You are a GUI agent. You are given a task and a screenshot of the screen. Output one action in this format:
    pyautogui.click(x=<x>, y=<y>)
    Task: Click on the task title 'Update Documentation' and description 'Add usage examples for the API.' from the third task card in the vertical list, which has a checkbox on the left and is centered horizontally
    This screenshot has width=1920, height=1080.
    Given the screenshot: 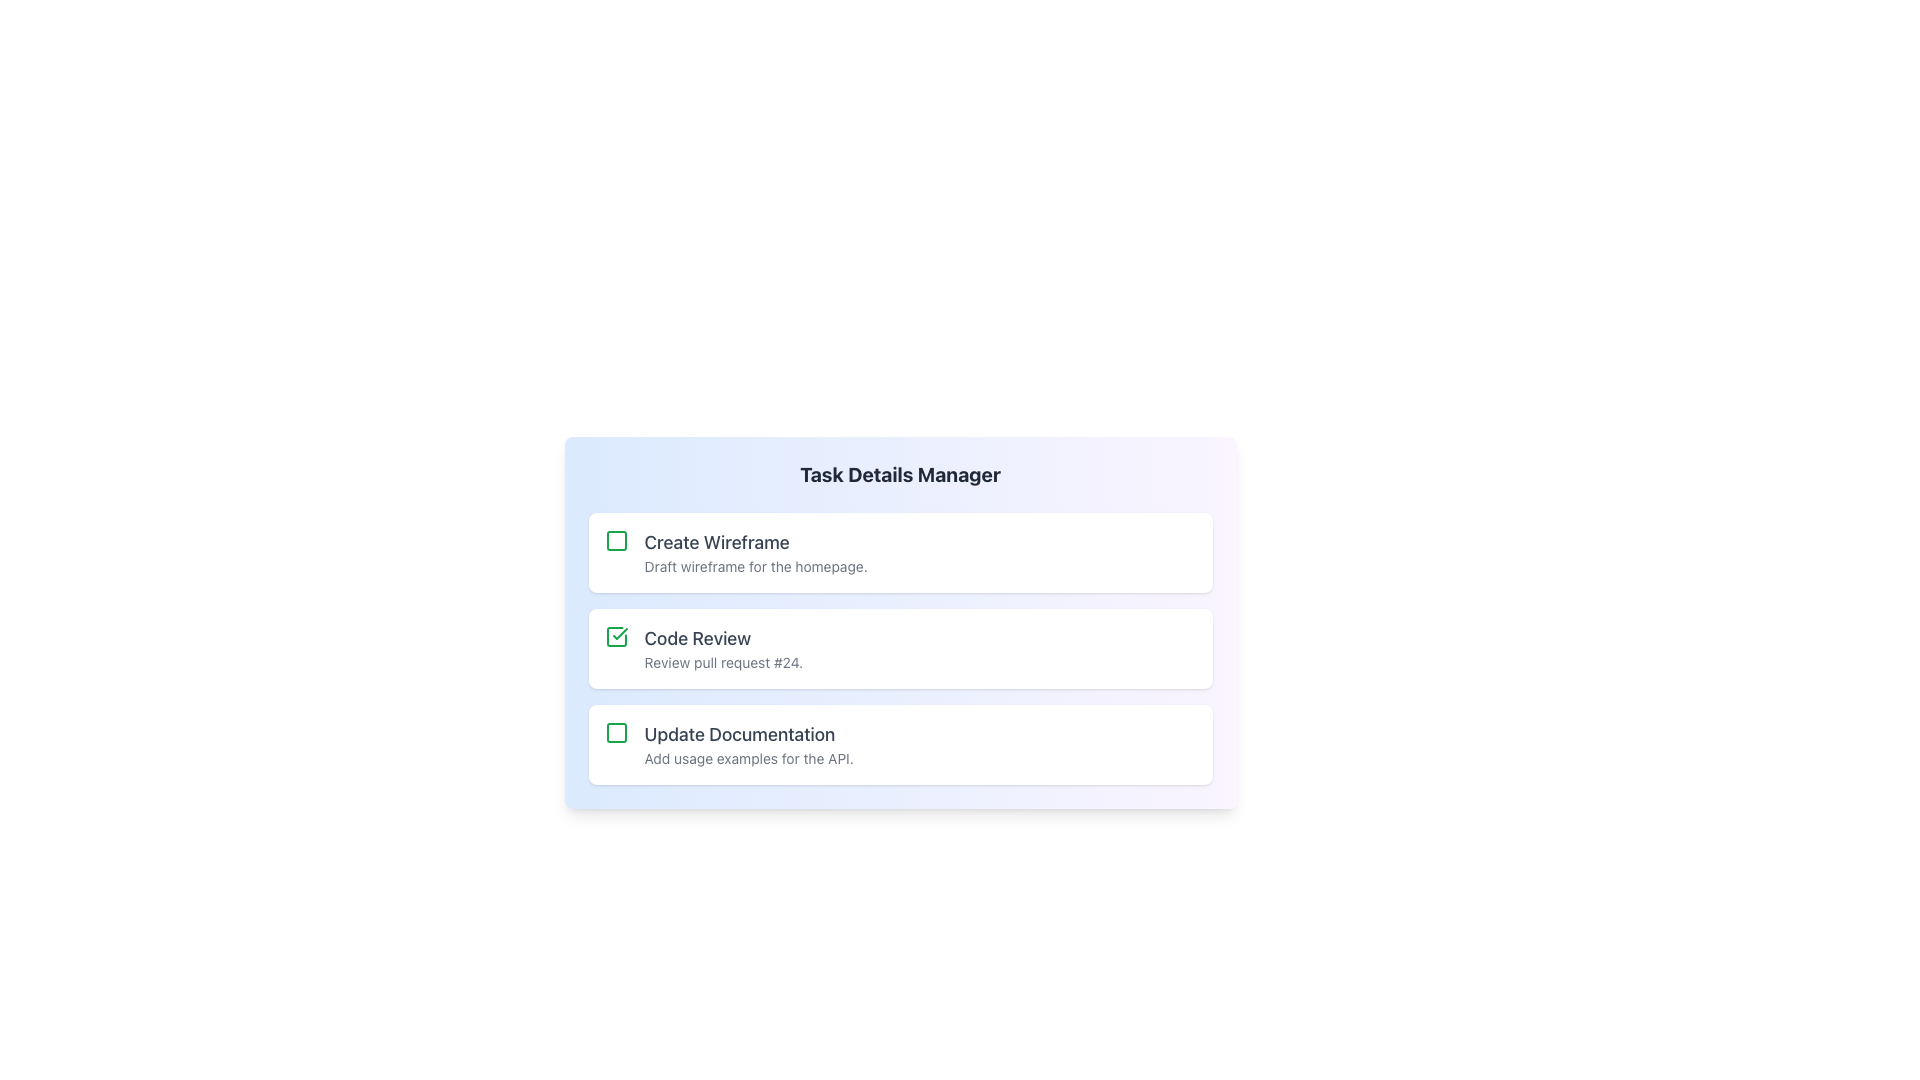 What is the action you would take?
    pyautogui.click(x=899, y=744)
    